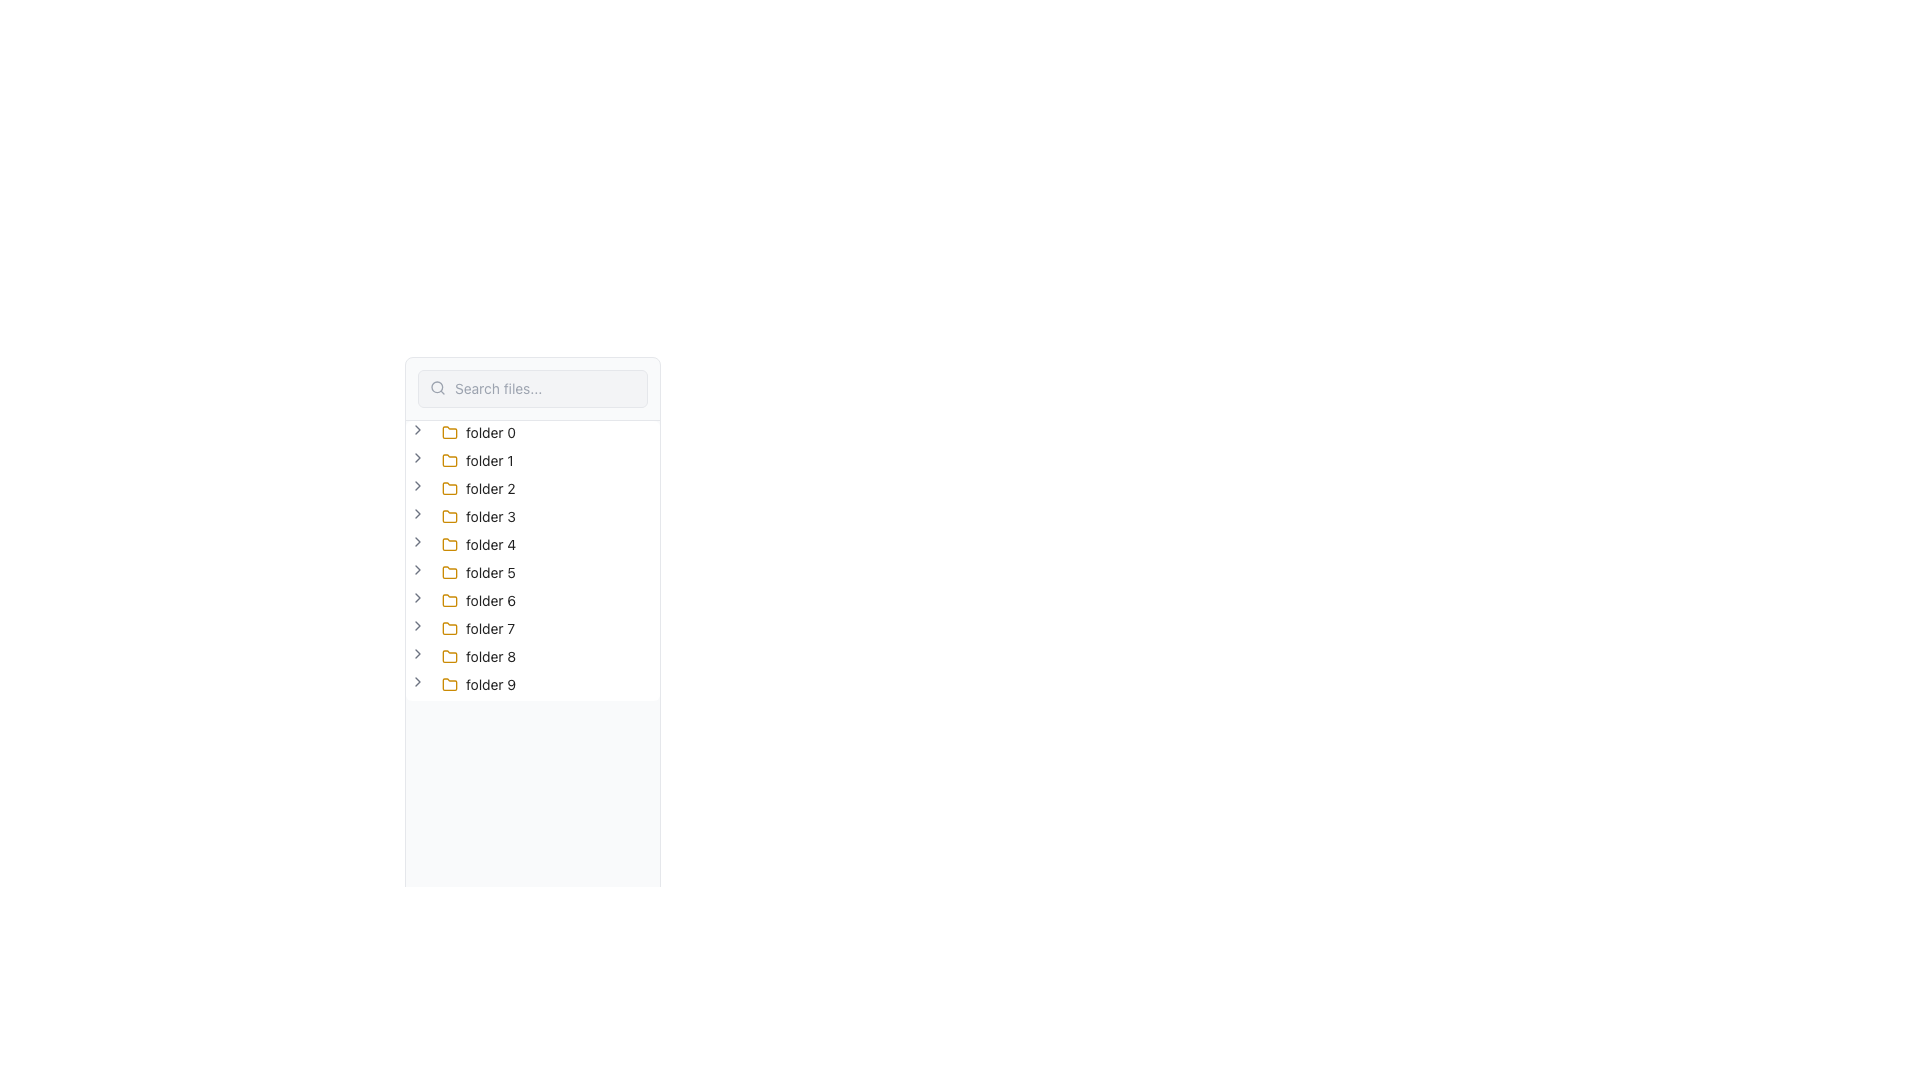 The height and width of the screenshot is (1080, 1920). I want to click on the Tree view node item labeled 'folder 9', so click(478, 684).